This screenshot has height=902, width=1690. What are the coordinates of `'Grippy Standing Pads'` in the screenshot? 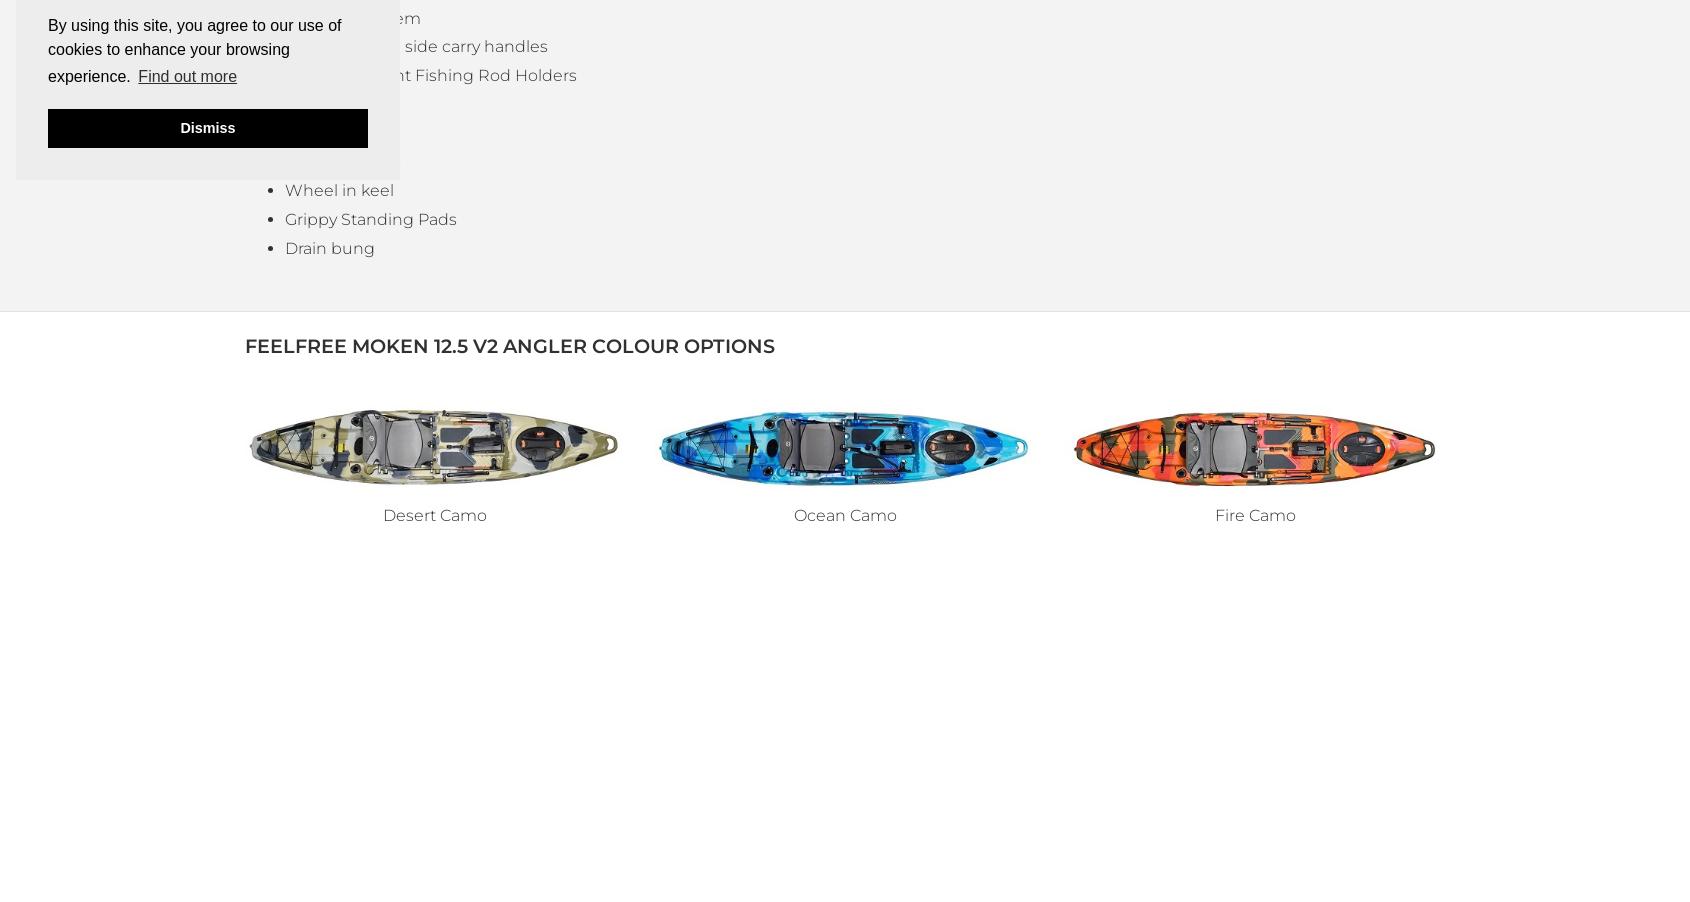 It's located at (284, 218).